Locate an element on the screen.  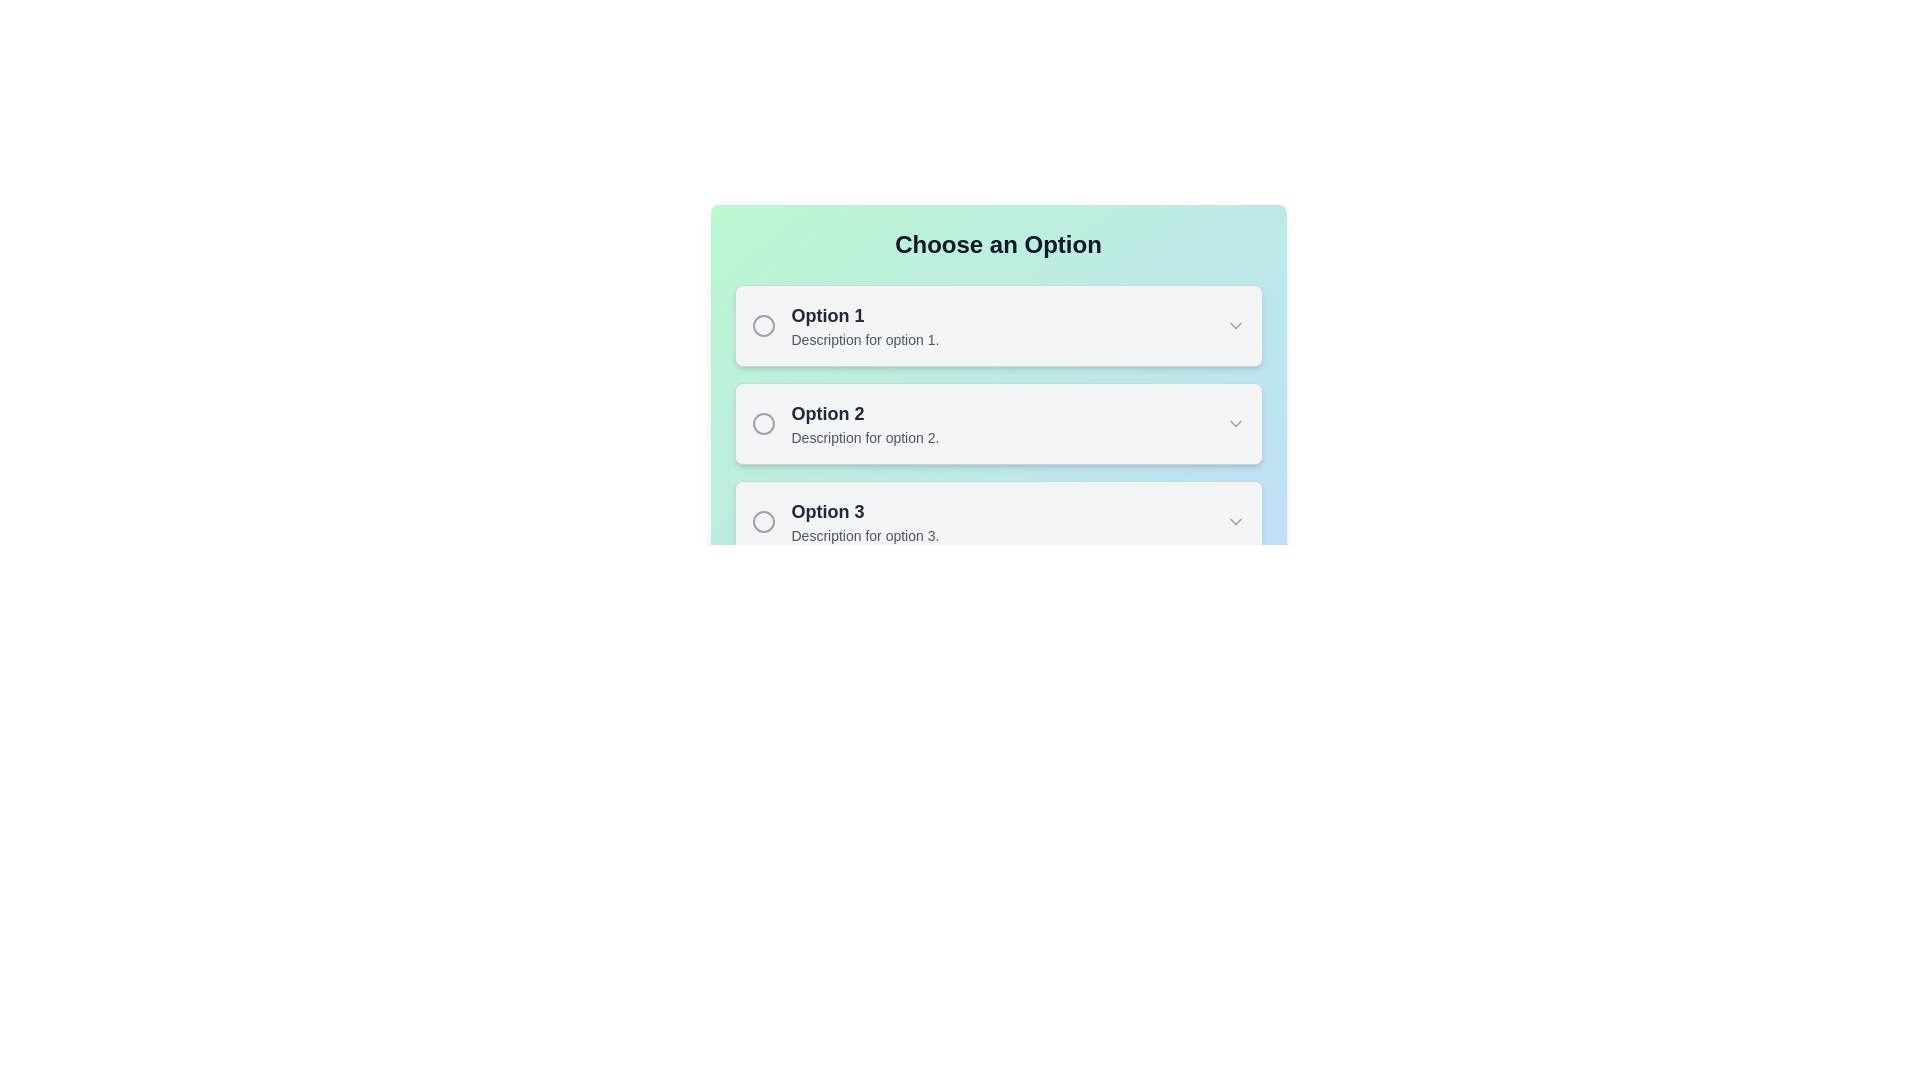
the selectable list item labeled 'Option 2' is located at coordinates (998, 423).